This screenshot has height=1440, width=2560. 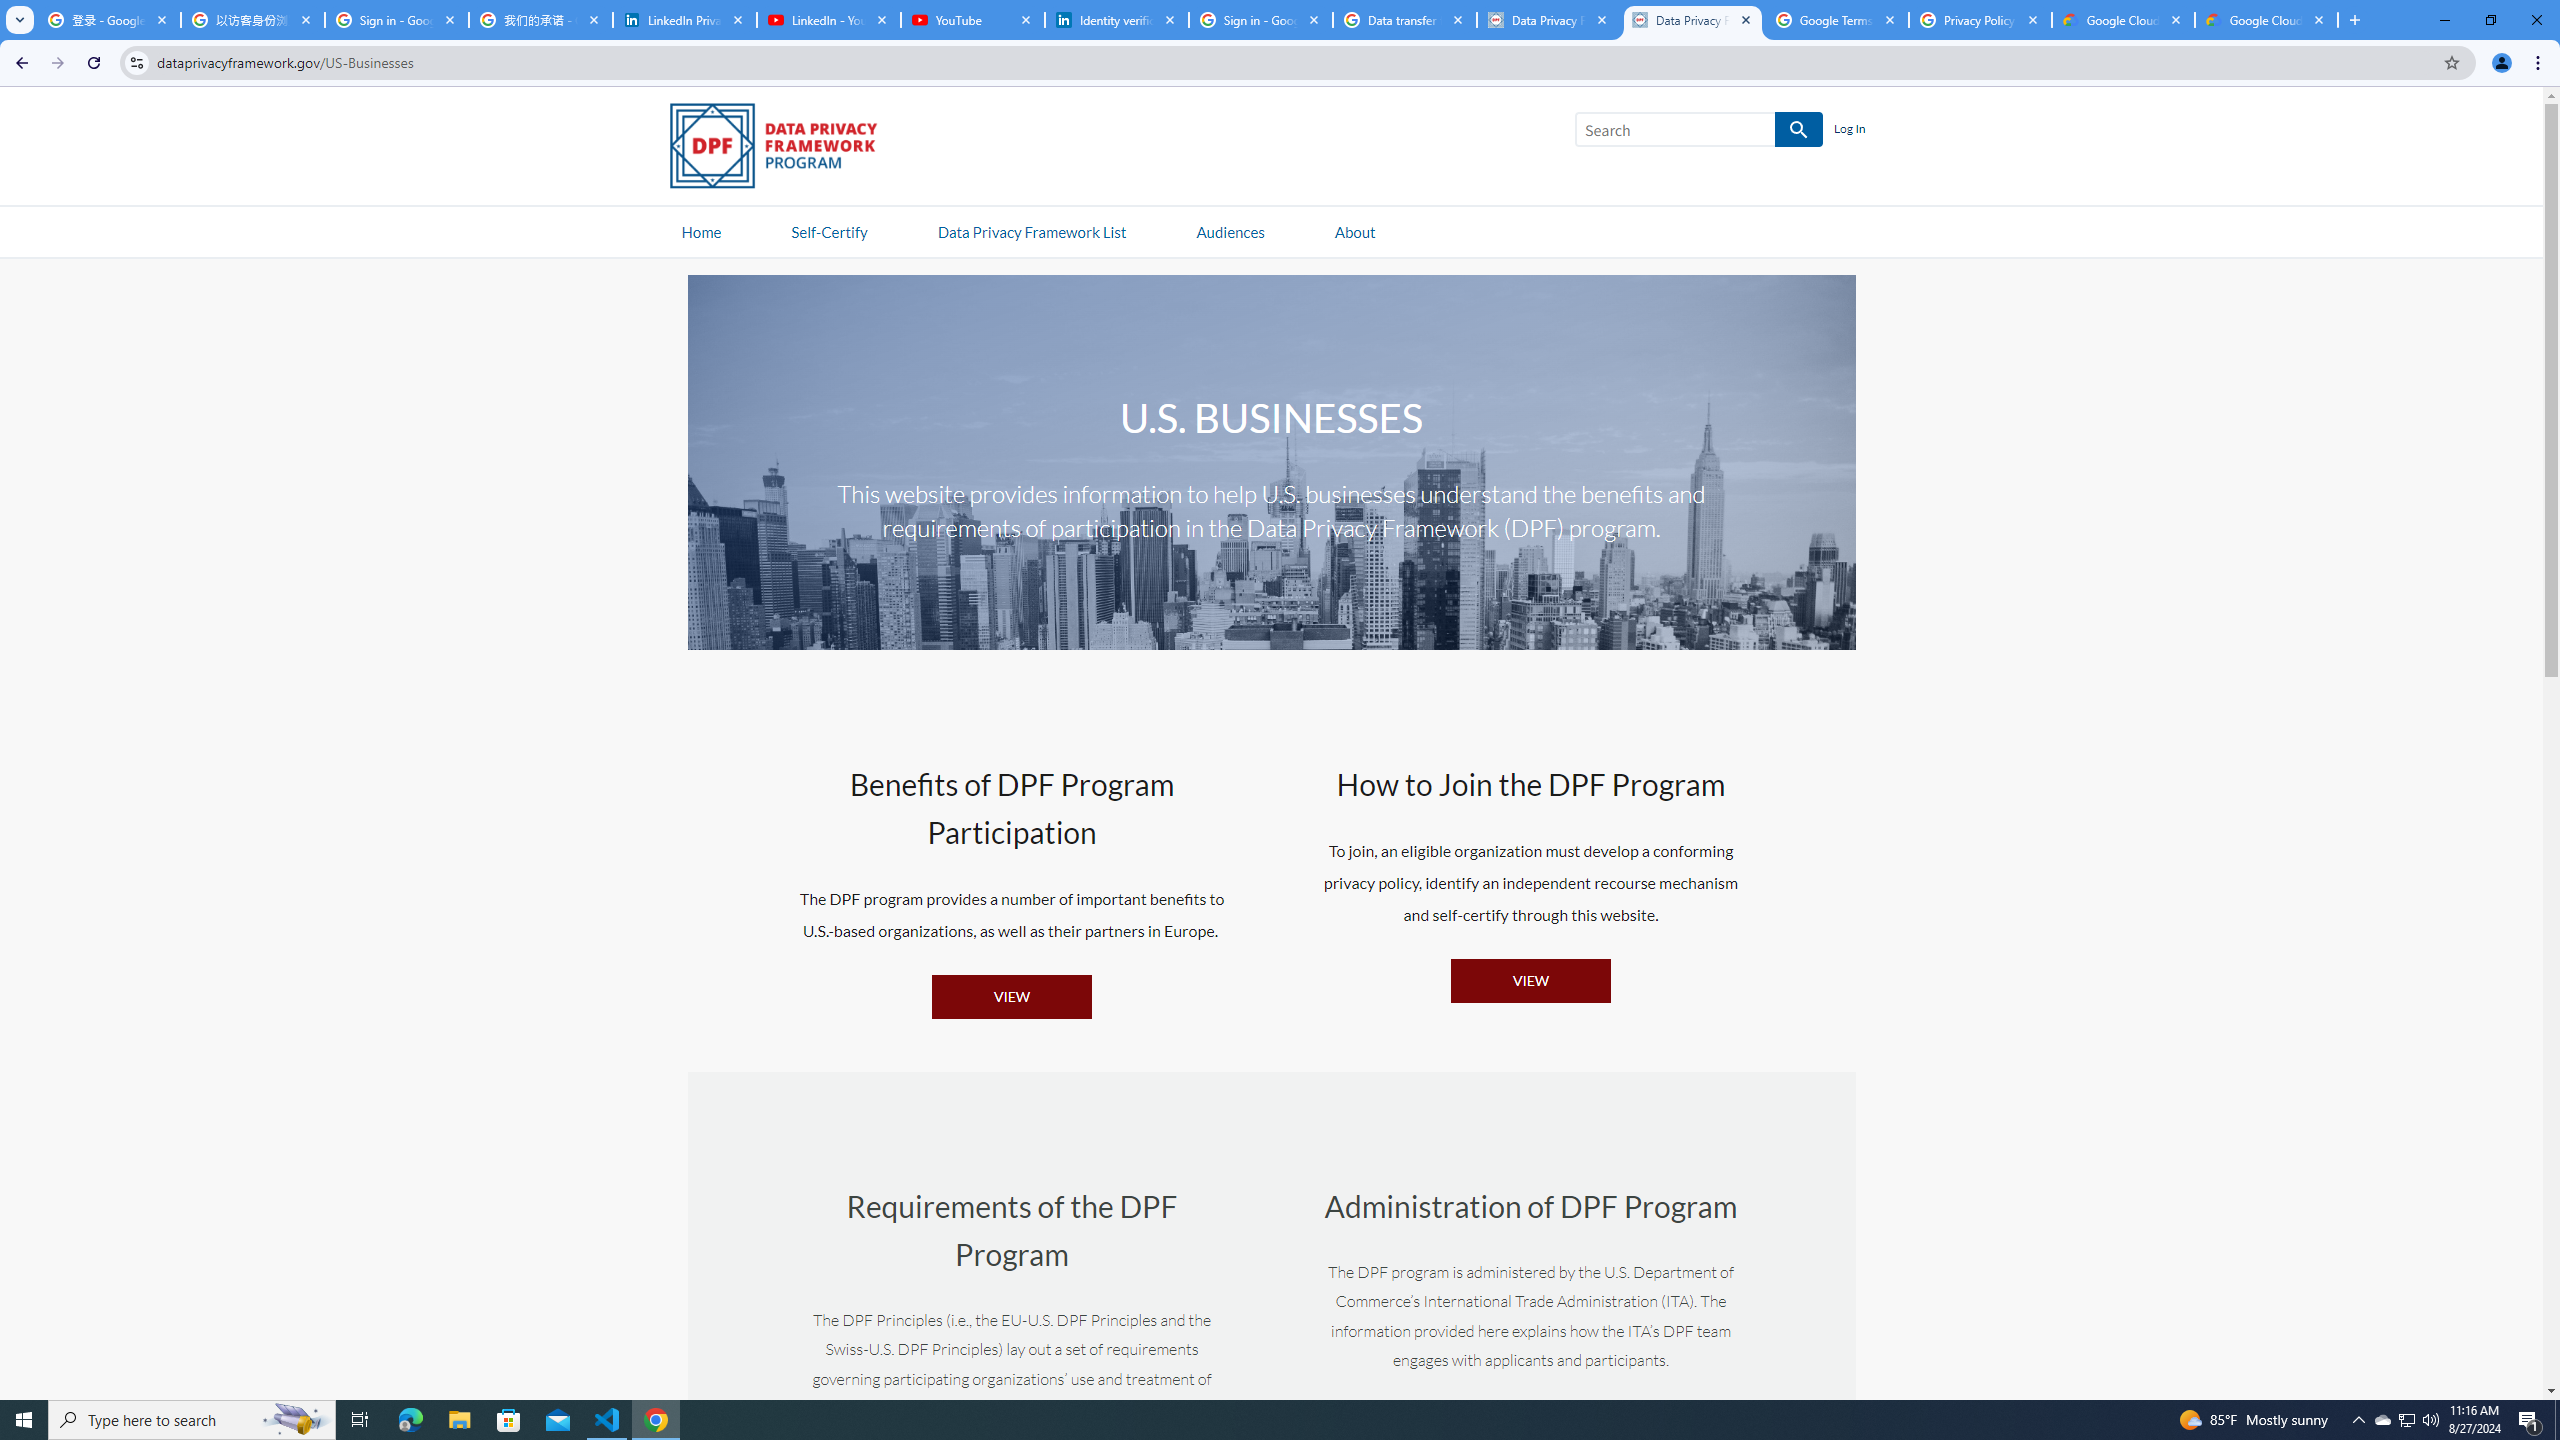 What do you see at coordinates (701, 230) in the screenshot?
I see `'Home'` at bounding box center [701, 230].